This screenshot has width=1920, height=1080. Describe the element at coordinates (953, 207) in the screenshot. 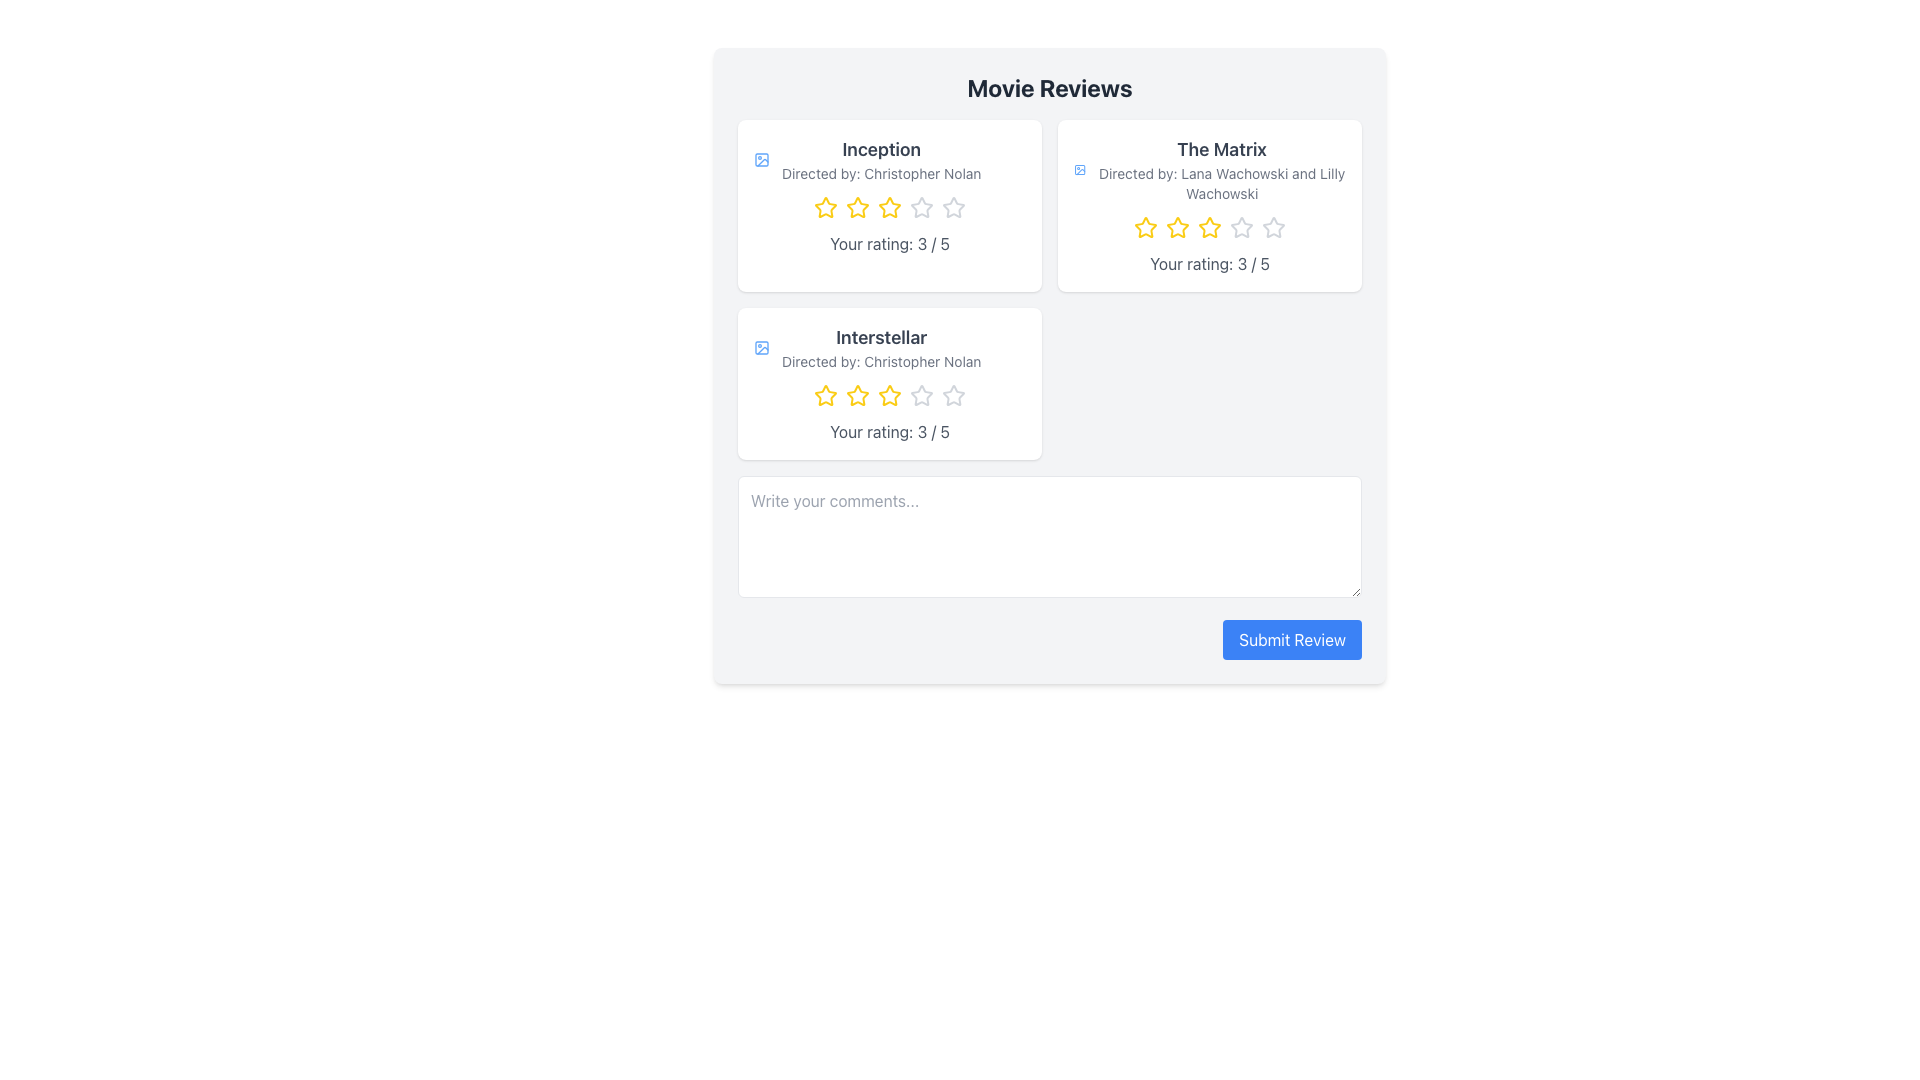

I see `the fourth star icon in the rating component of the review card titled 'Inception'` at that location.